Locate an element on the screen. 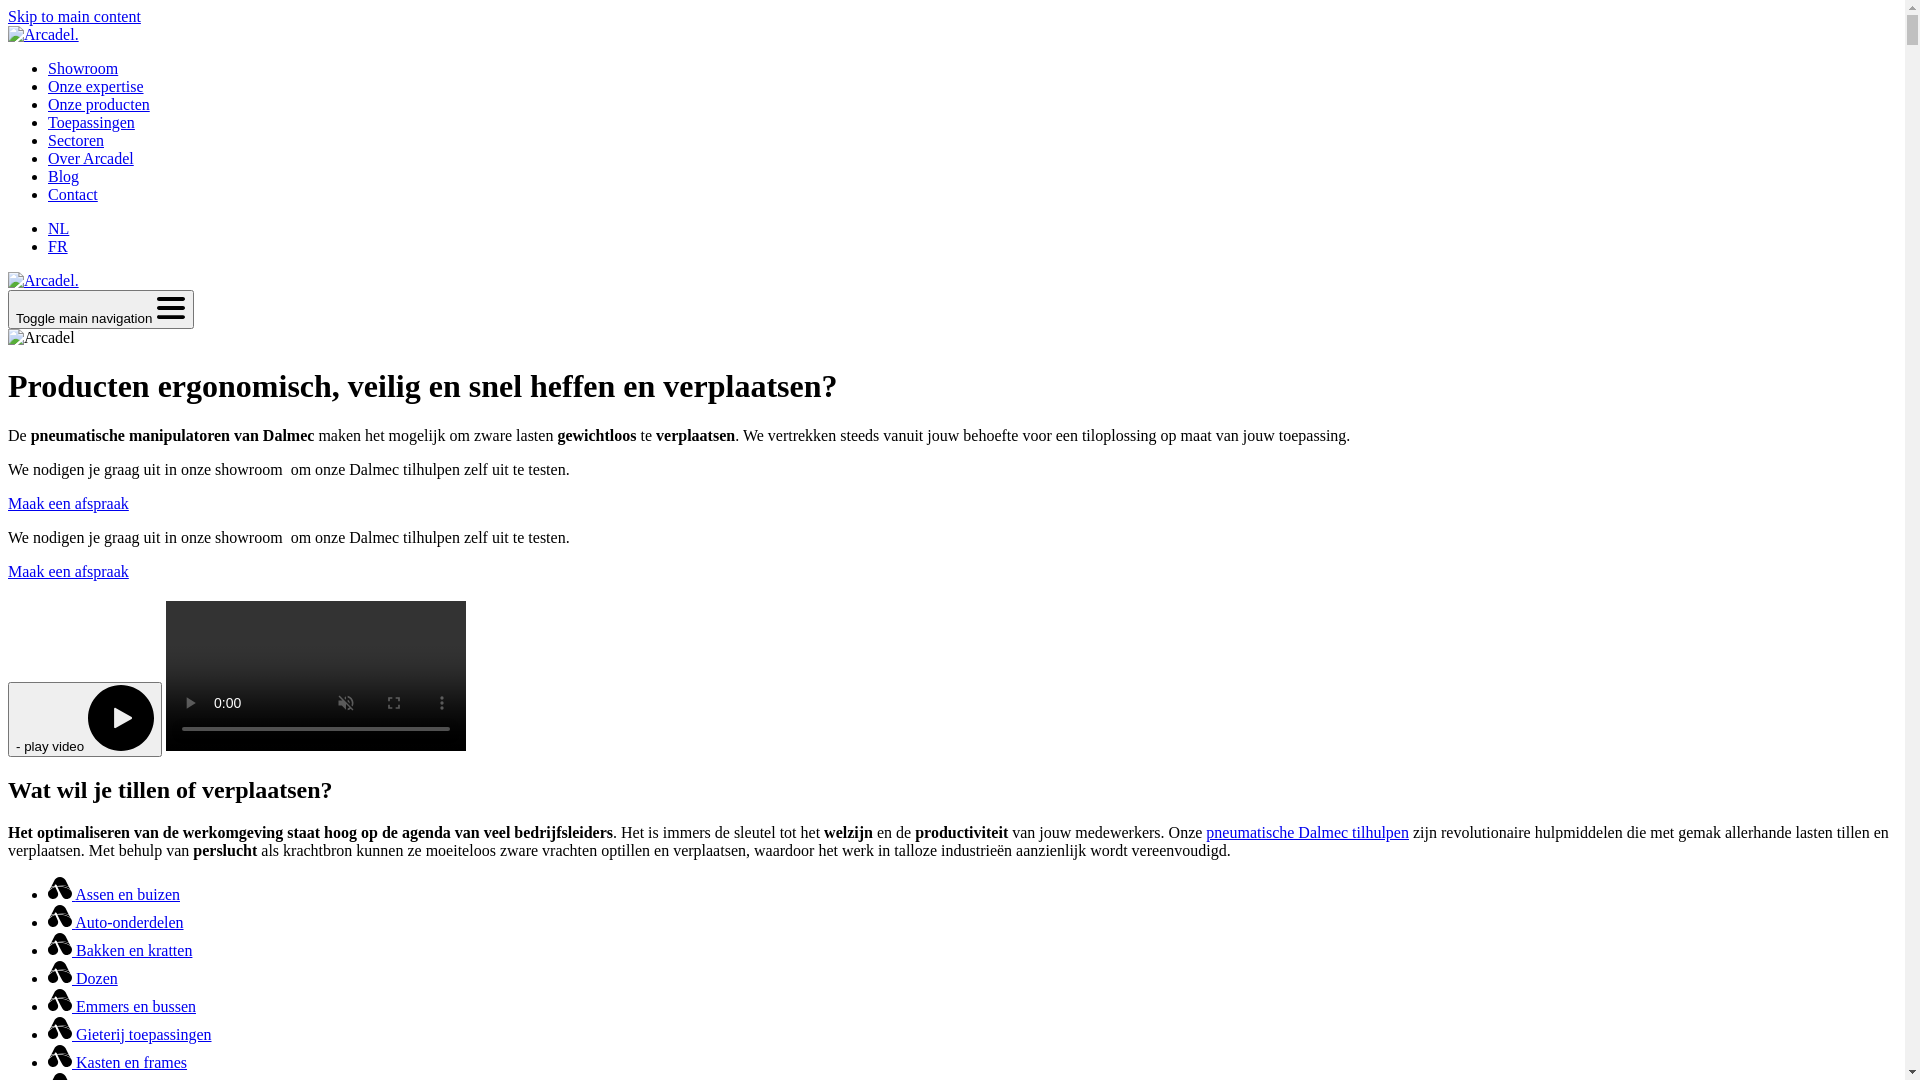 This screenshot has width=1920, height=1080. 'Maak een afspraak' is located at coordinates (68, 571).